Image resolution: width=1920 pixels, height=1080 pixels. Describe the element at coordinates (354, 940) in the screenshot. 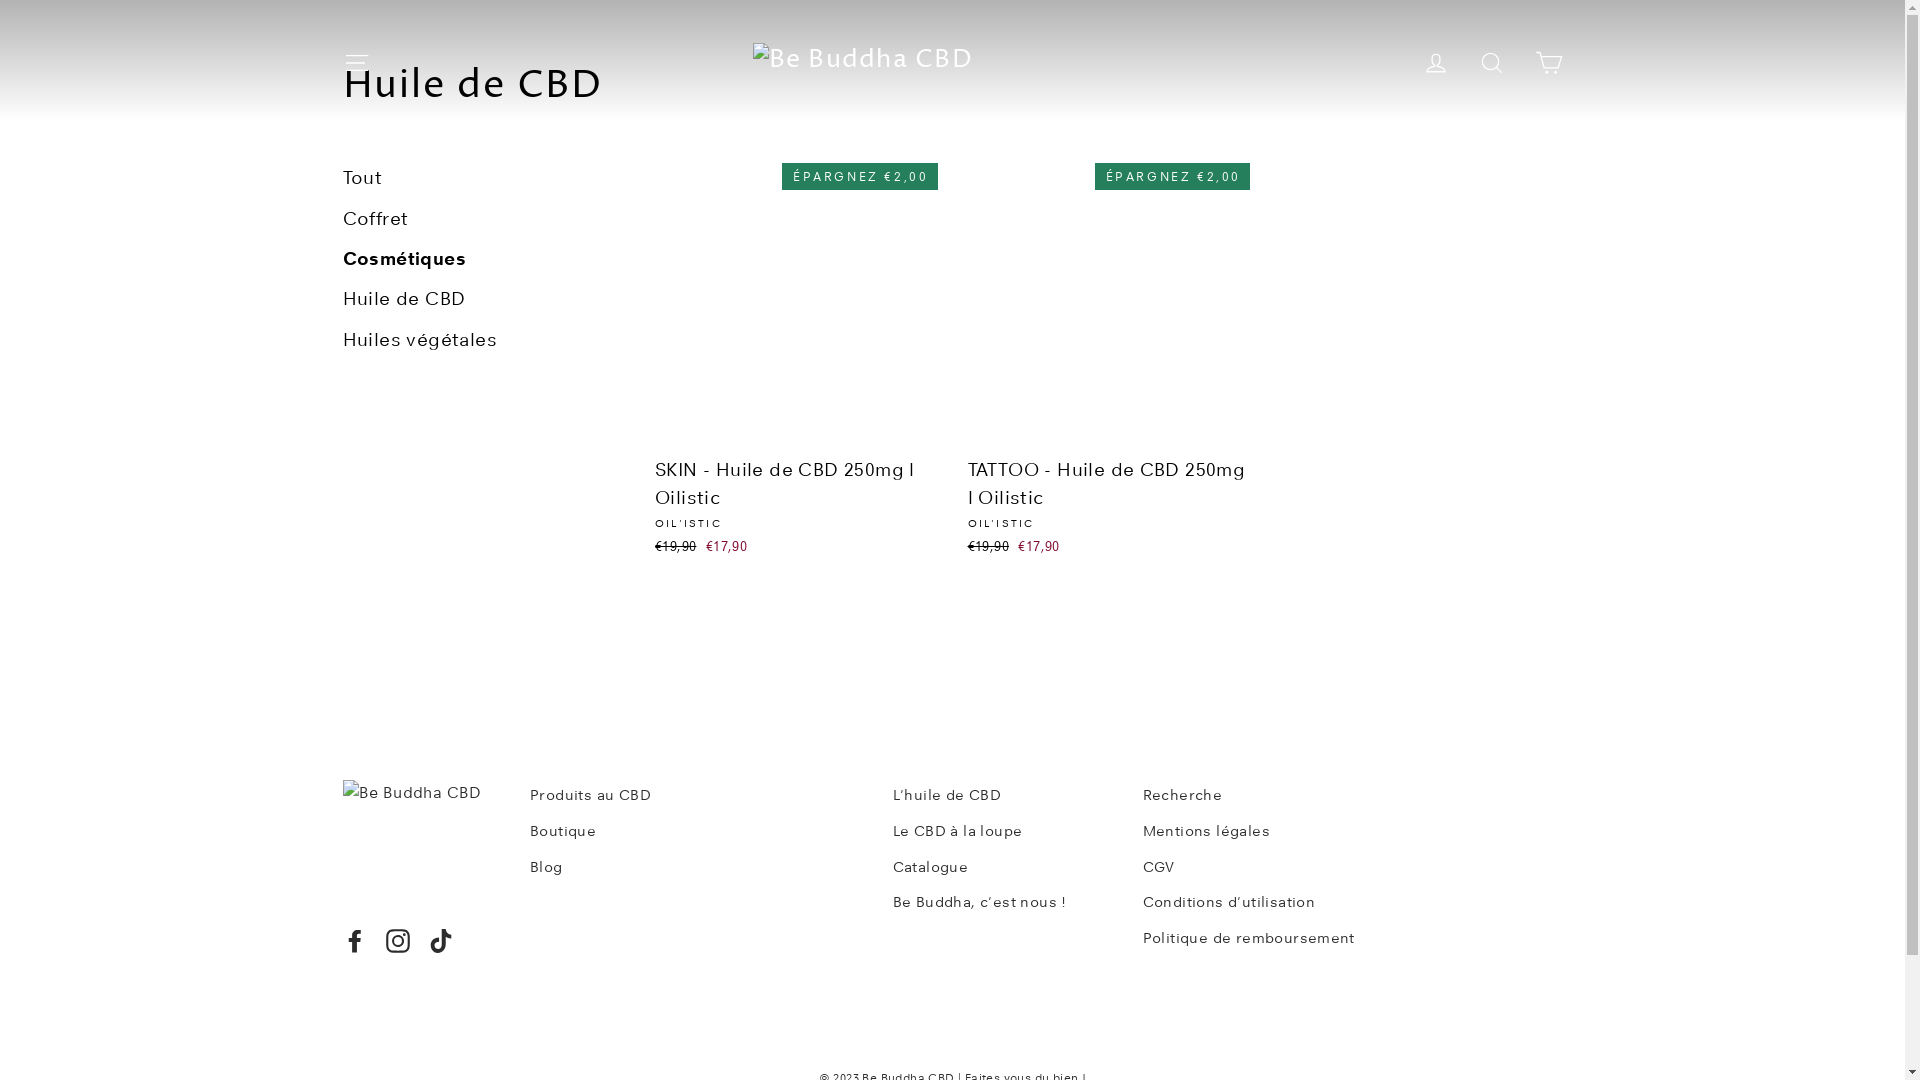

I see `'Facebook'` at that location.